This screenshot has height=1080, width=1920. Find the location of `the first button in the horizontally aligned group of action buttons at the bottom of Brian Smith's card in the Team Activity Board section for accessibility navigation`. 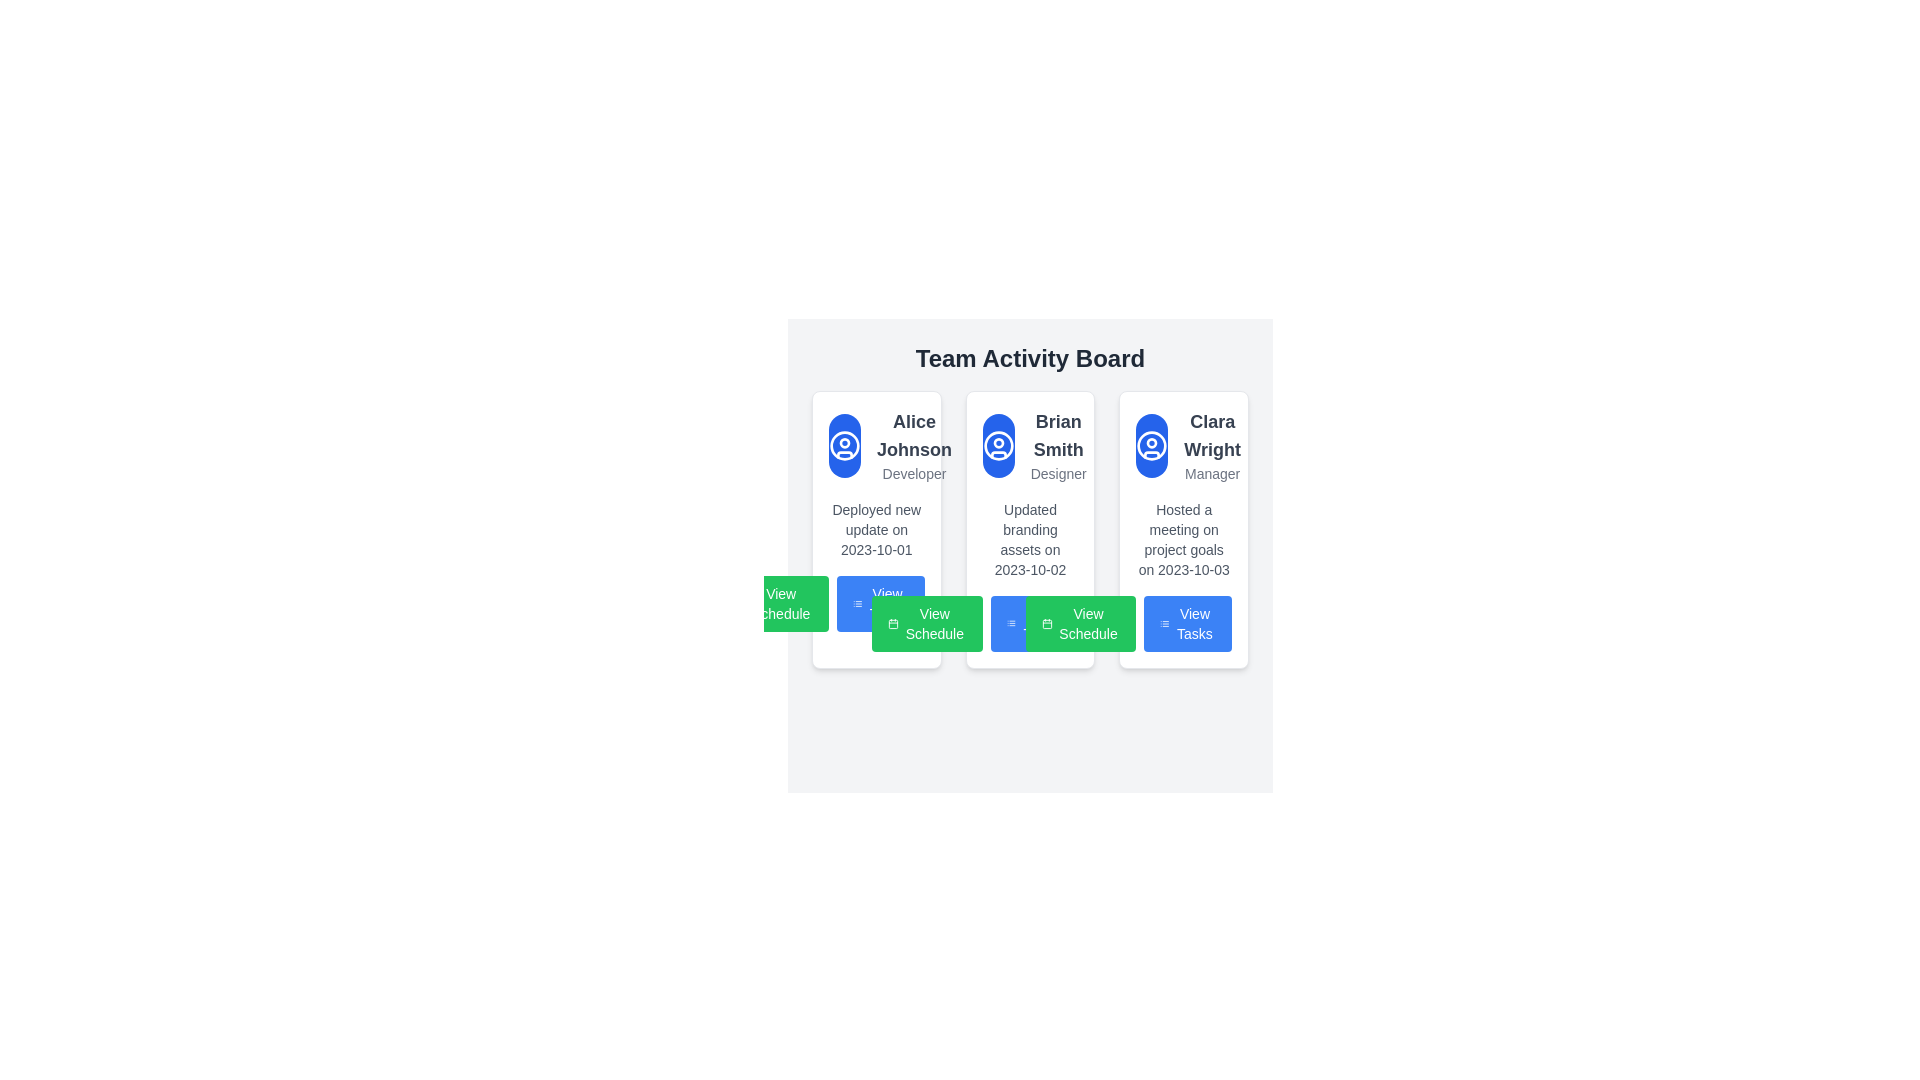

the first button in the horizontally aligned group of action buttons at the bottom of Brian Smith's card in the Team Activity Board section for accessibility navigation is located at coordinates (926, 623).